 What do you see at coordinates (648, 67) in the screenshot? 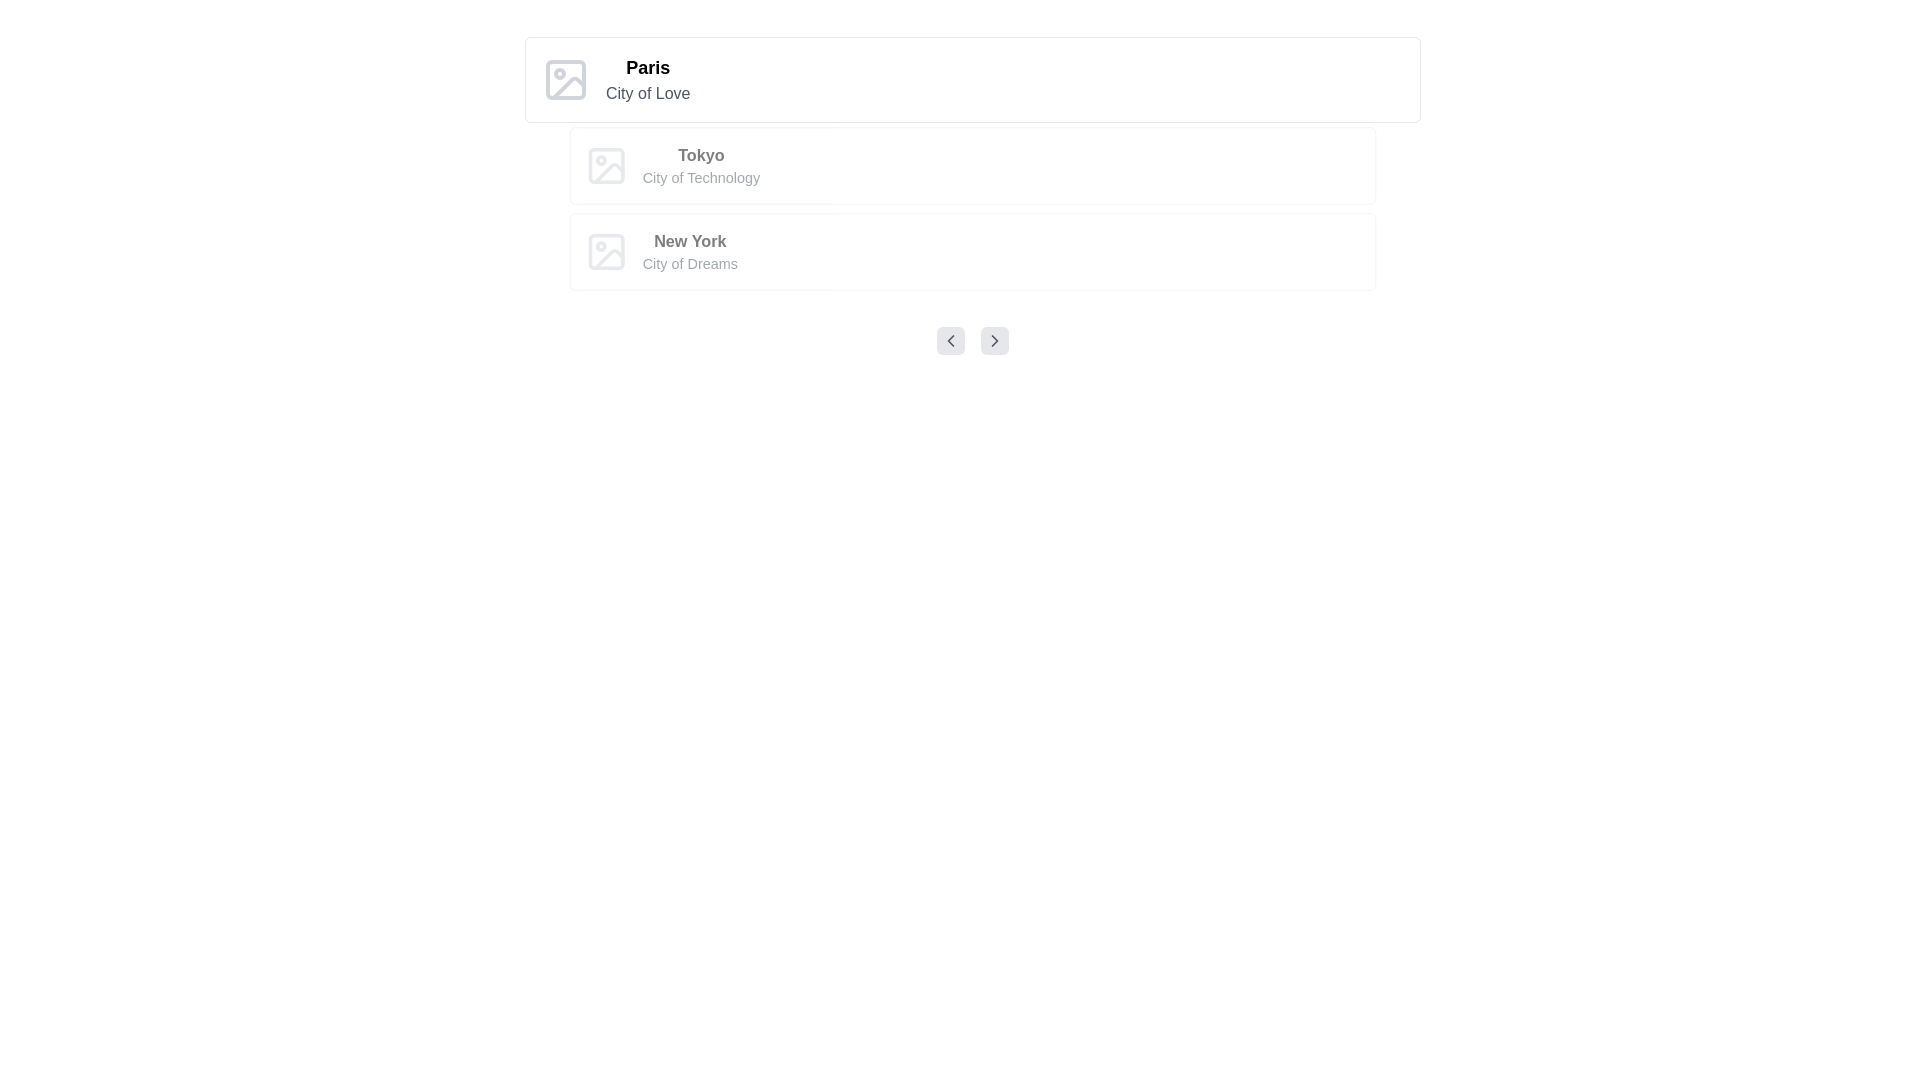
I see `the bold header text that serves as the title for the first list item, which describes the city 'Paris'` at bounding box center [648, 67].